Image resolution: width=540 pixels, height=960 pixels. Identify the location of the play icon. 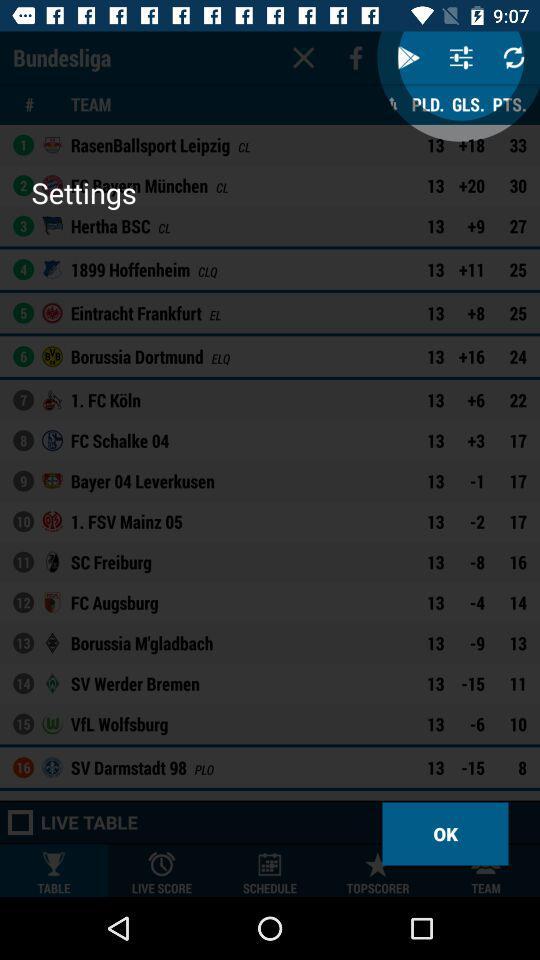
(407, 56).